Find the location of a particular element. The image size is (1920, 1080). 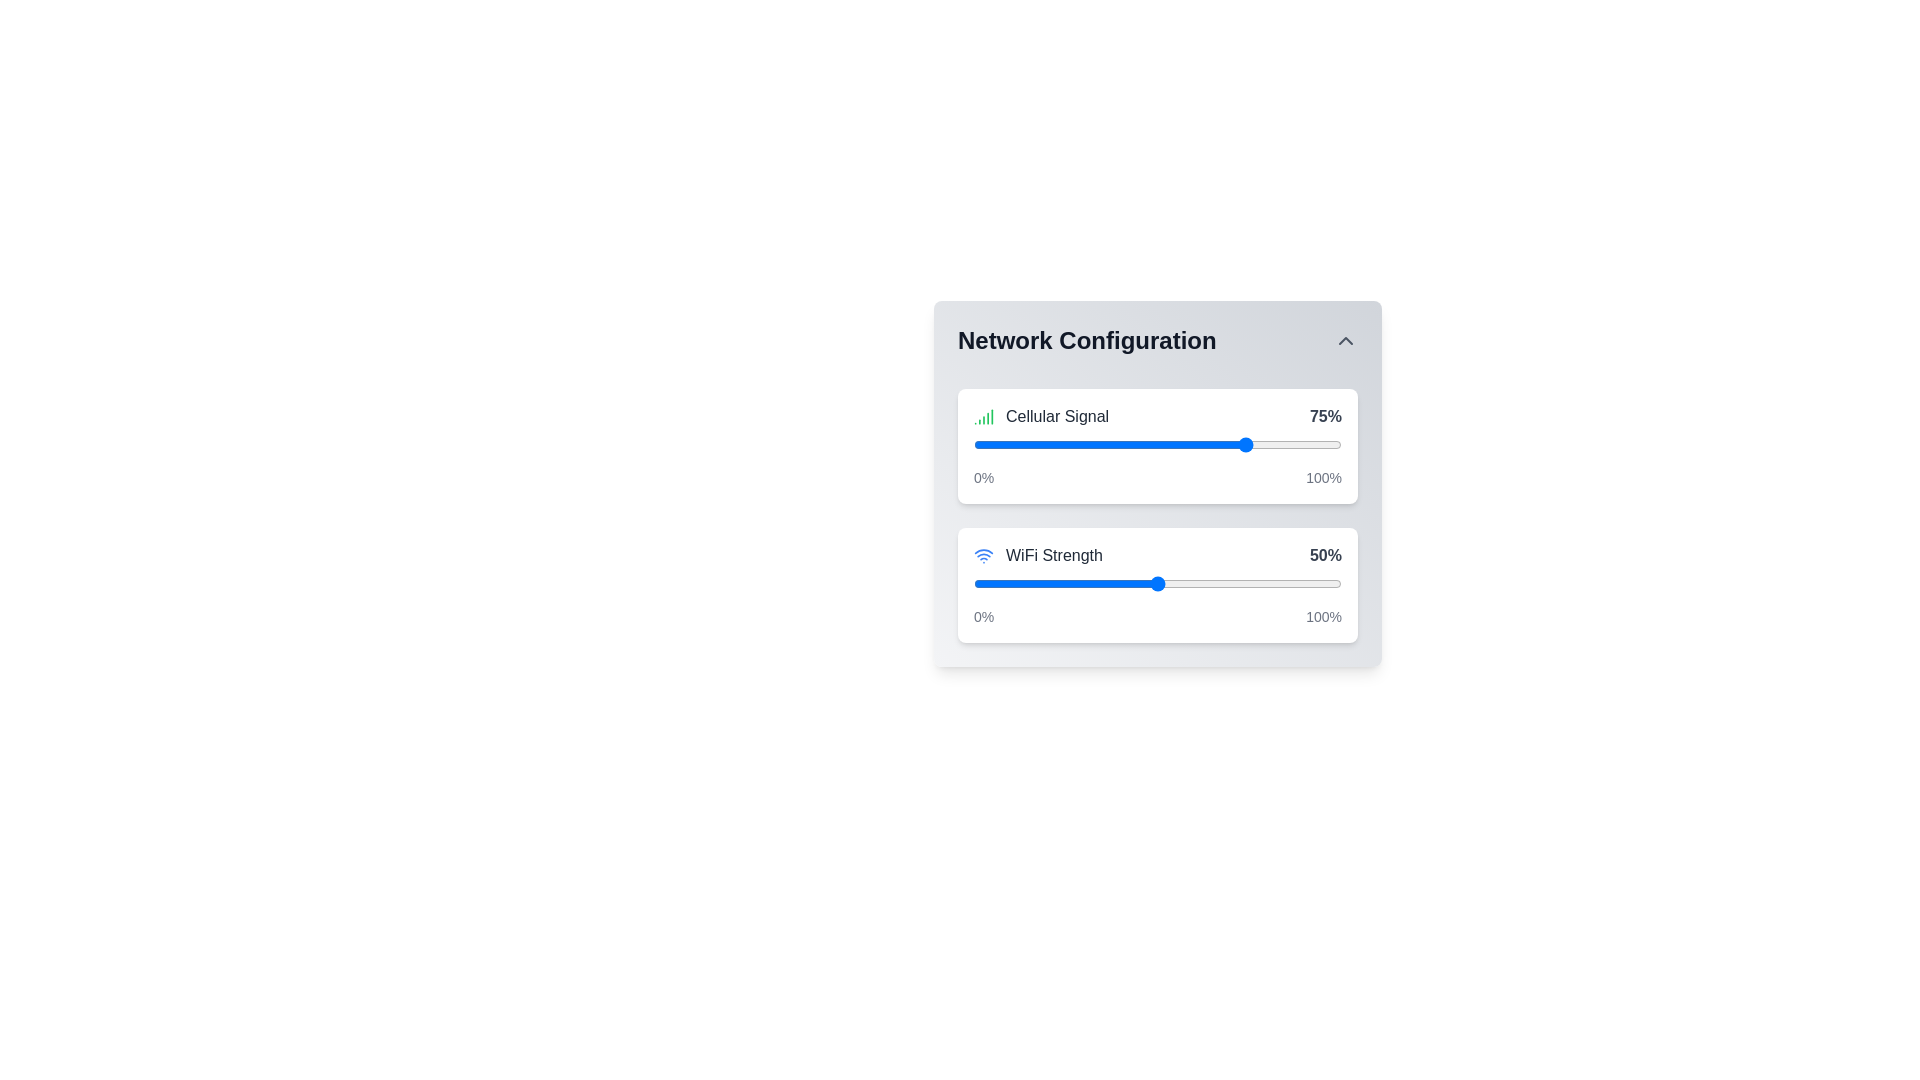

the Cellular Signal strength is located at coordinates (1029, 443).